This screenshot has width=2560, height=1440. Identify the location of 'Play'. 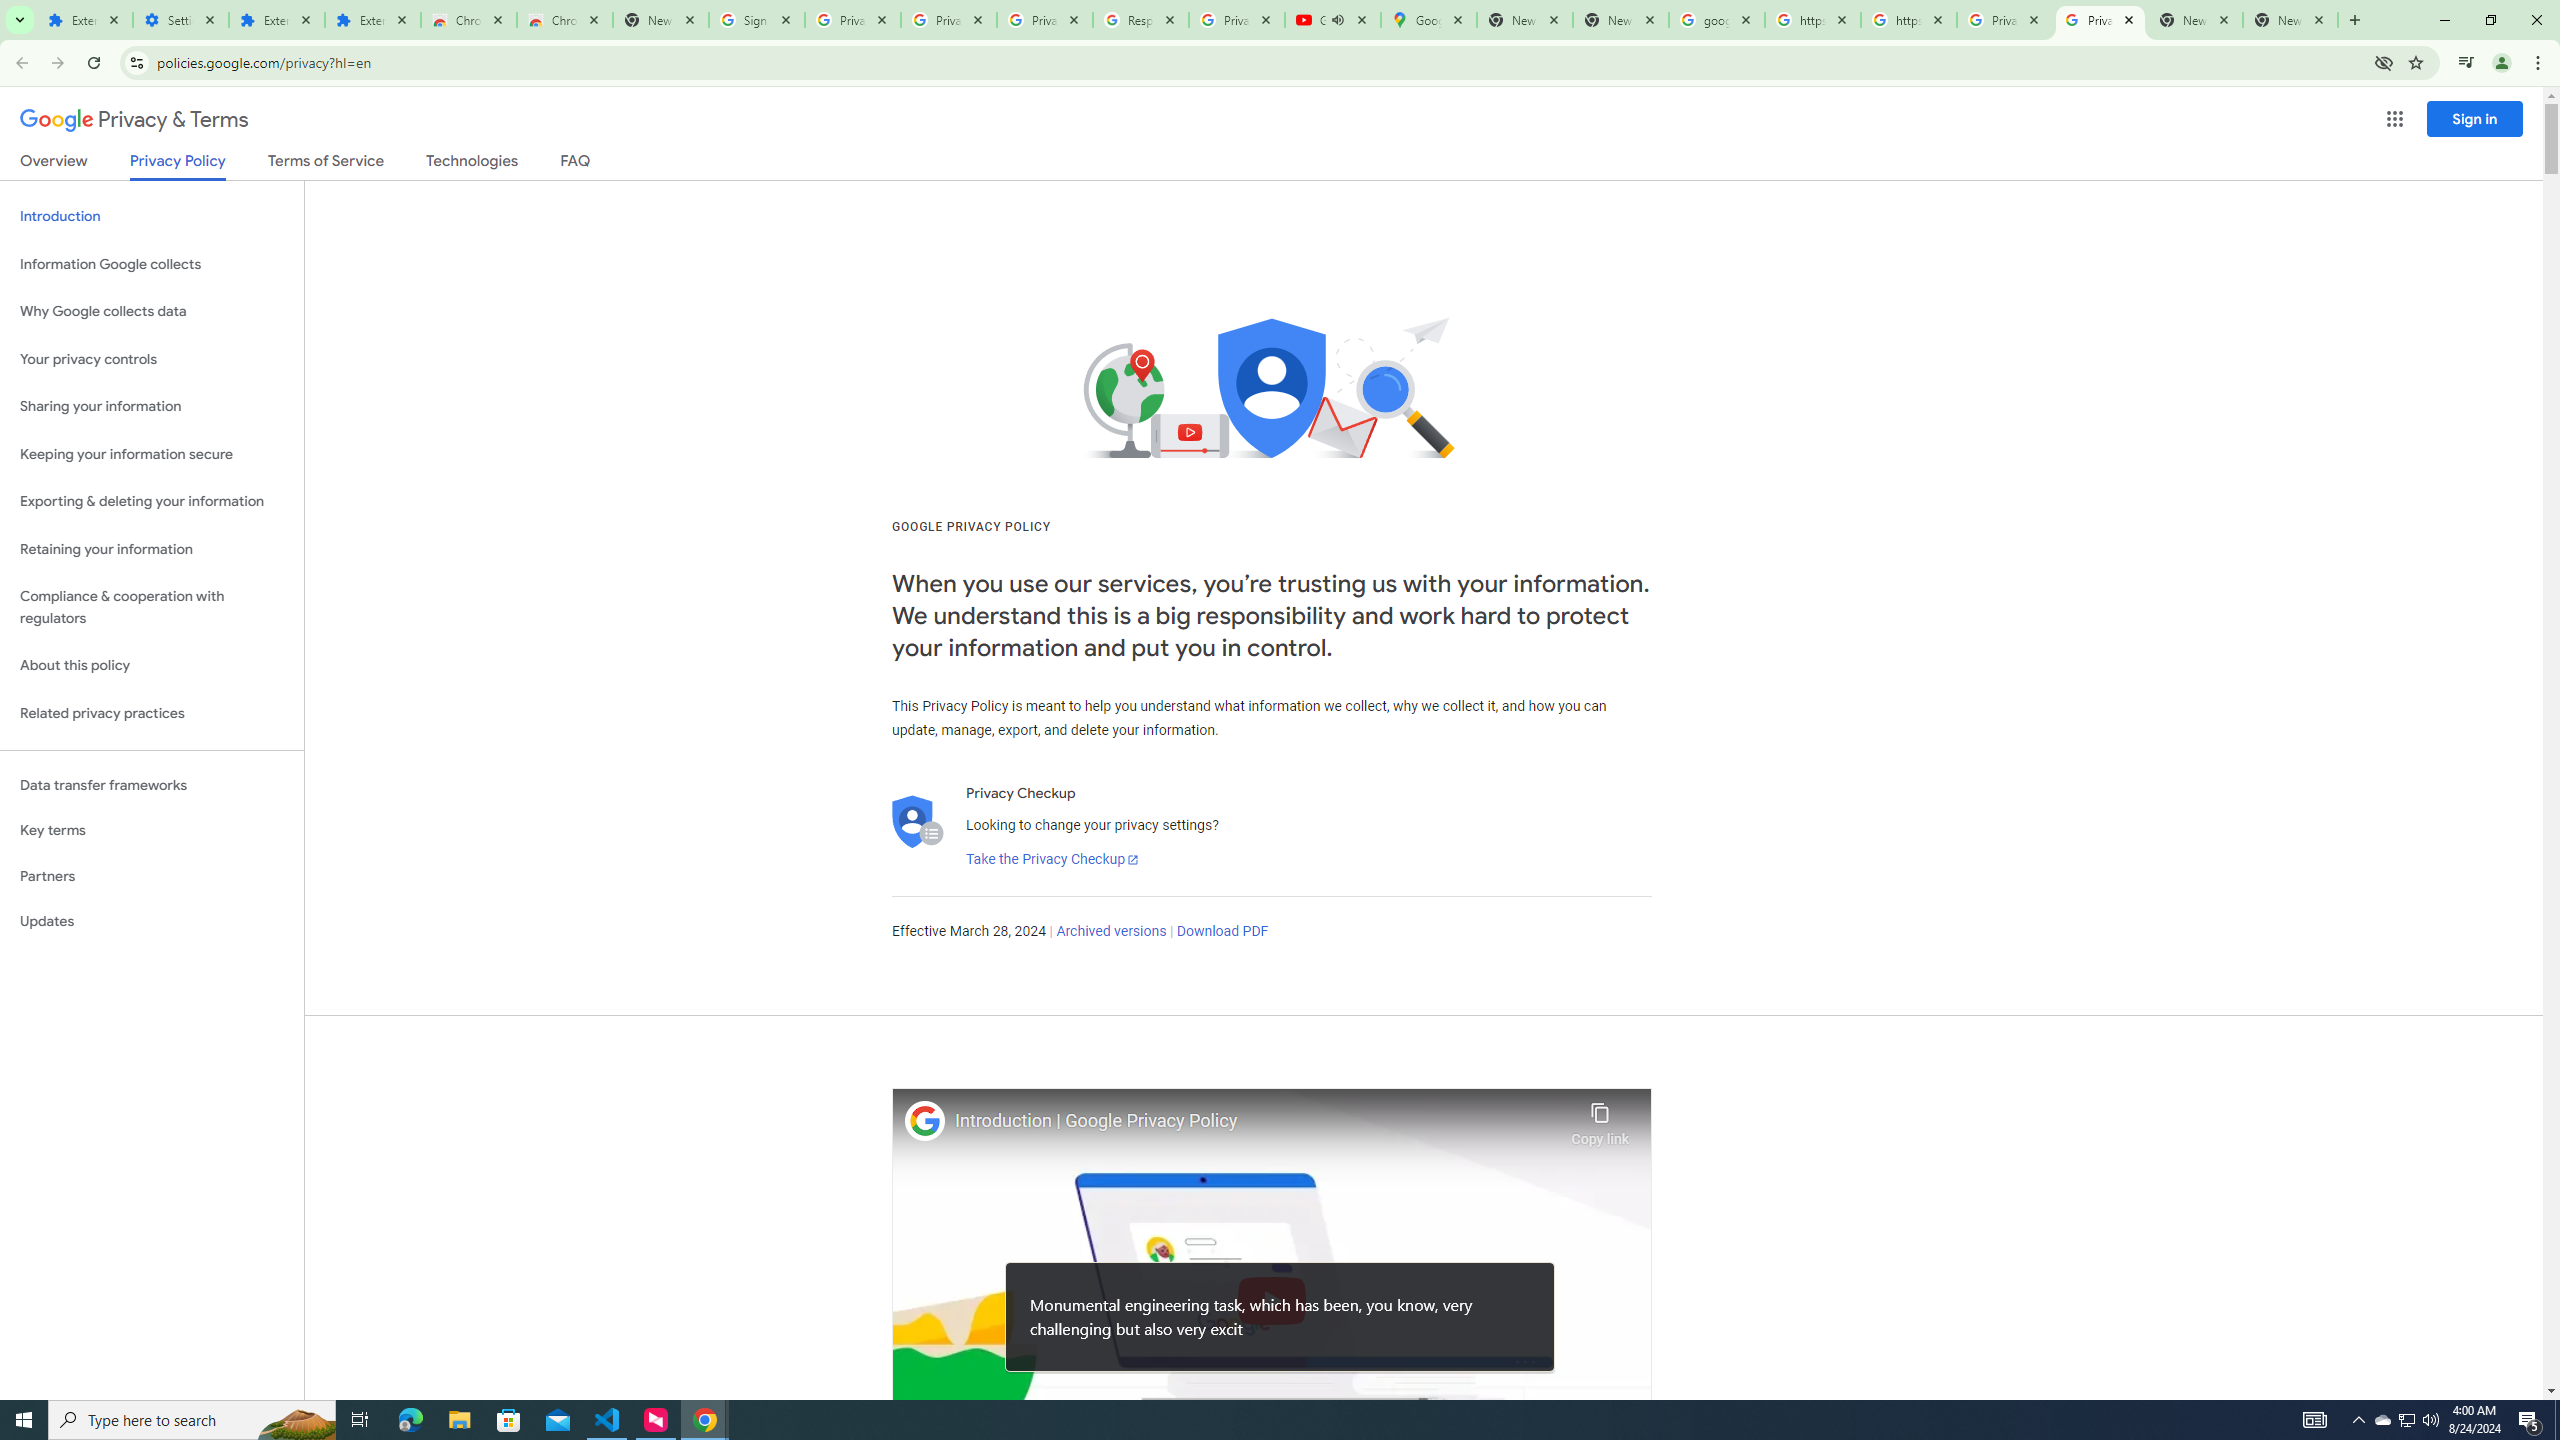
(1271, 1299).